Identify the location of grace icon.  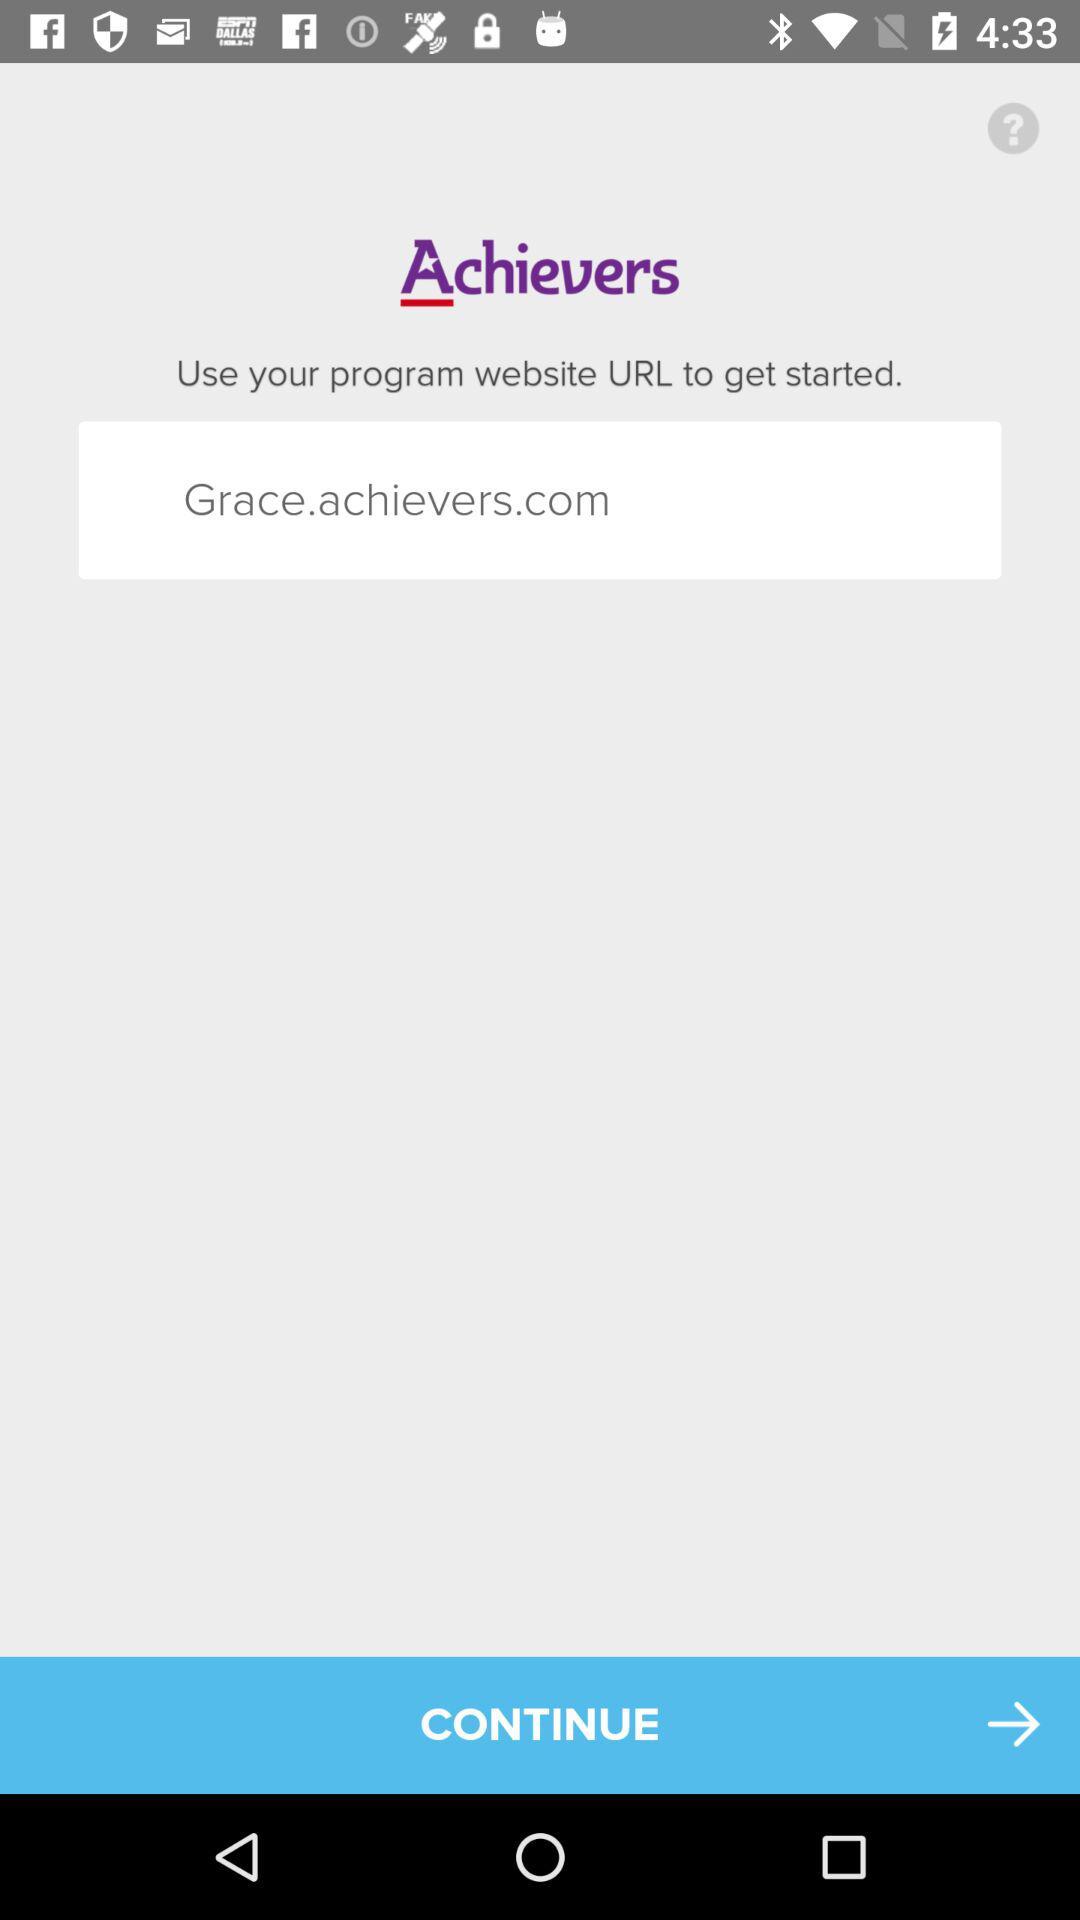
(219, 500).